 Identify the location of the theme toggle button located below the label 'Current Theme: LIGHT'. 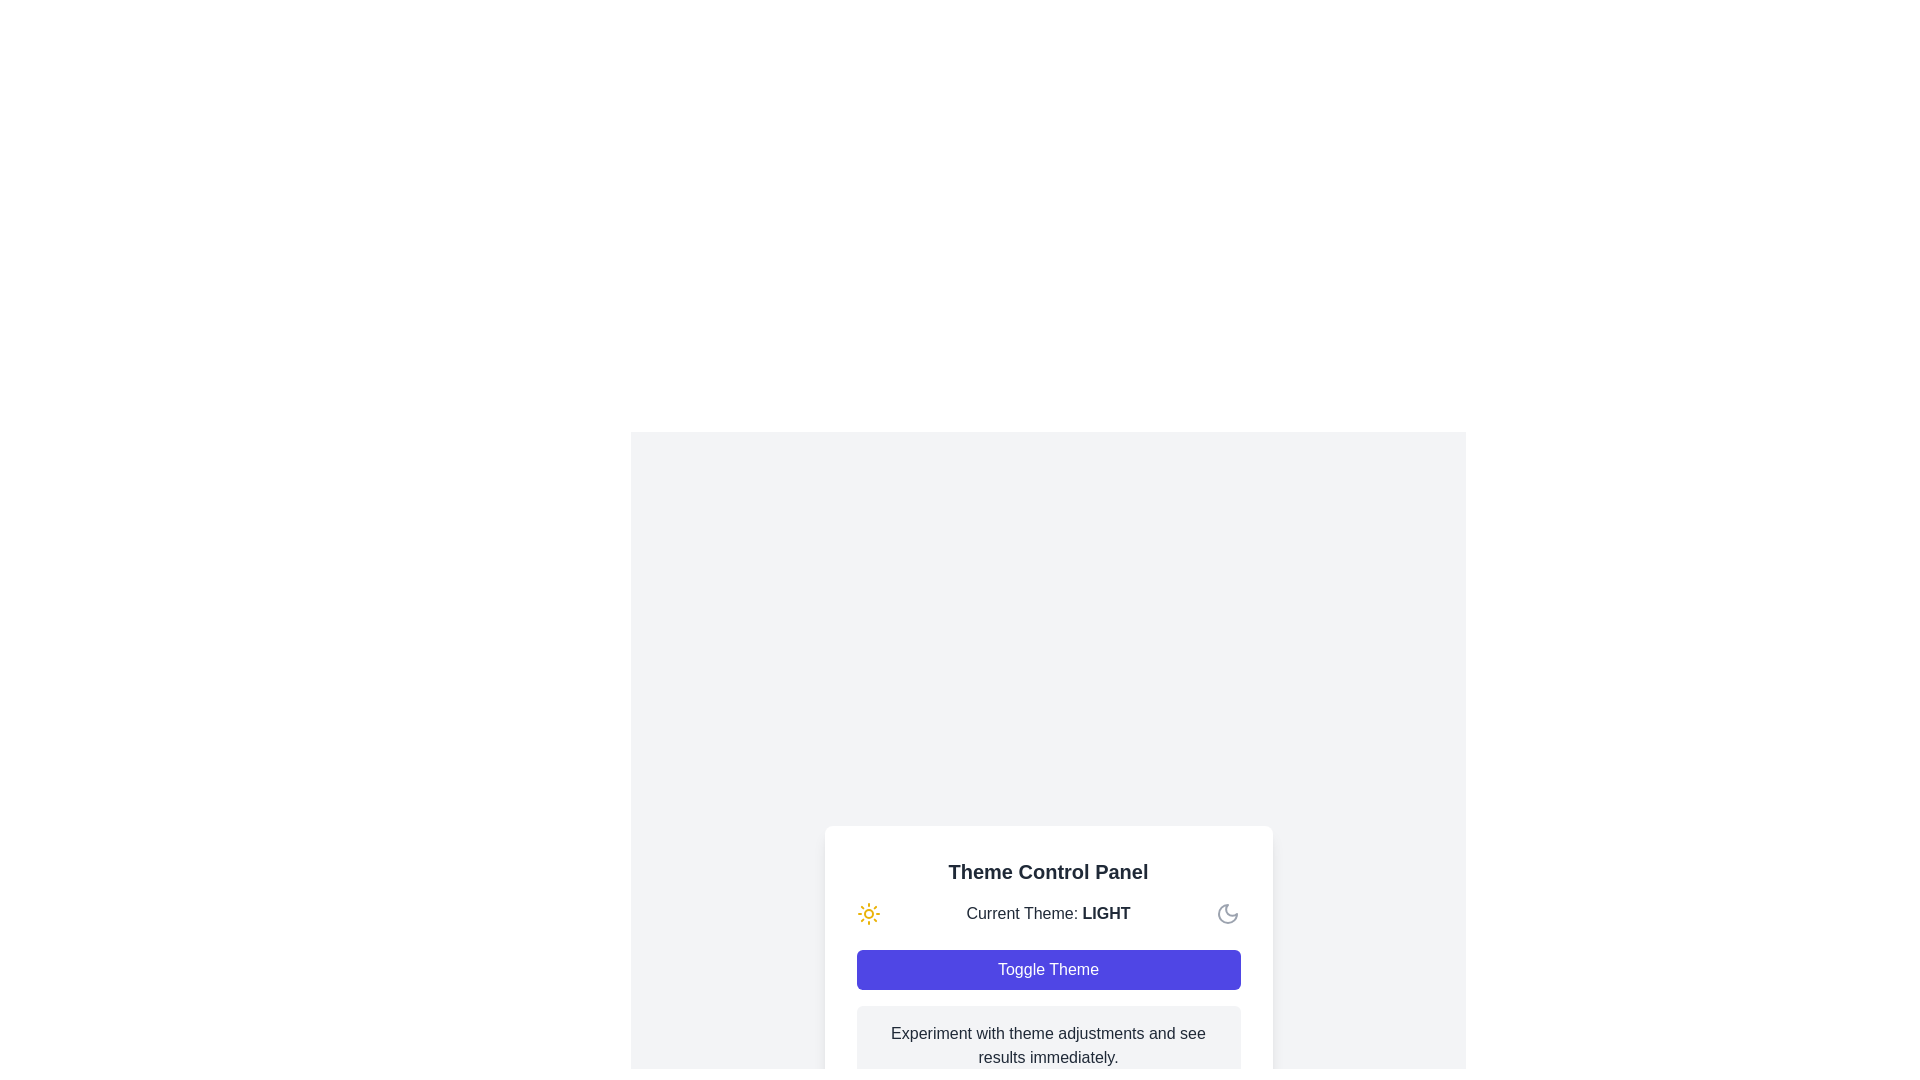
(1047, 968).